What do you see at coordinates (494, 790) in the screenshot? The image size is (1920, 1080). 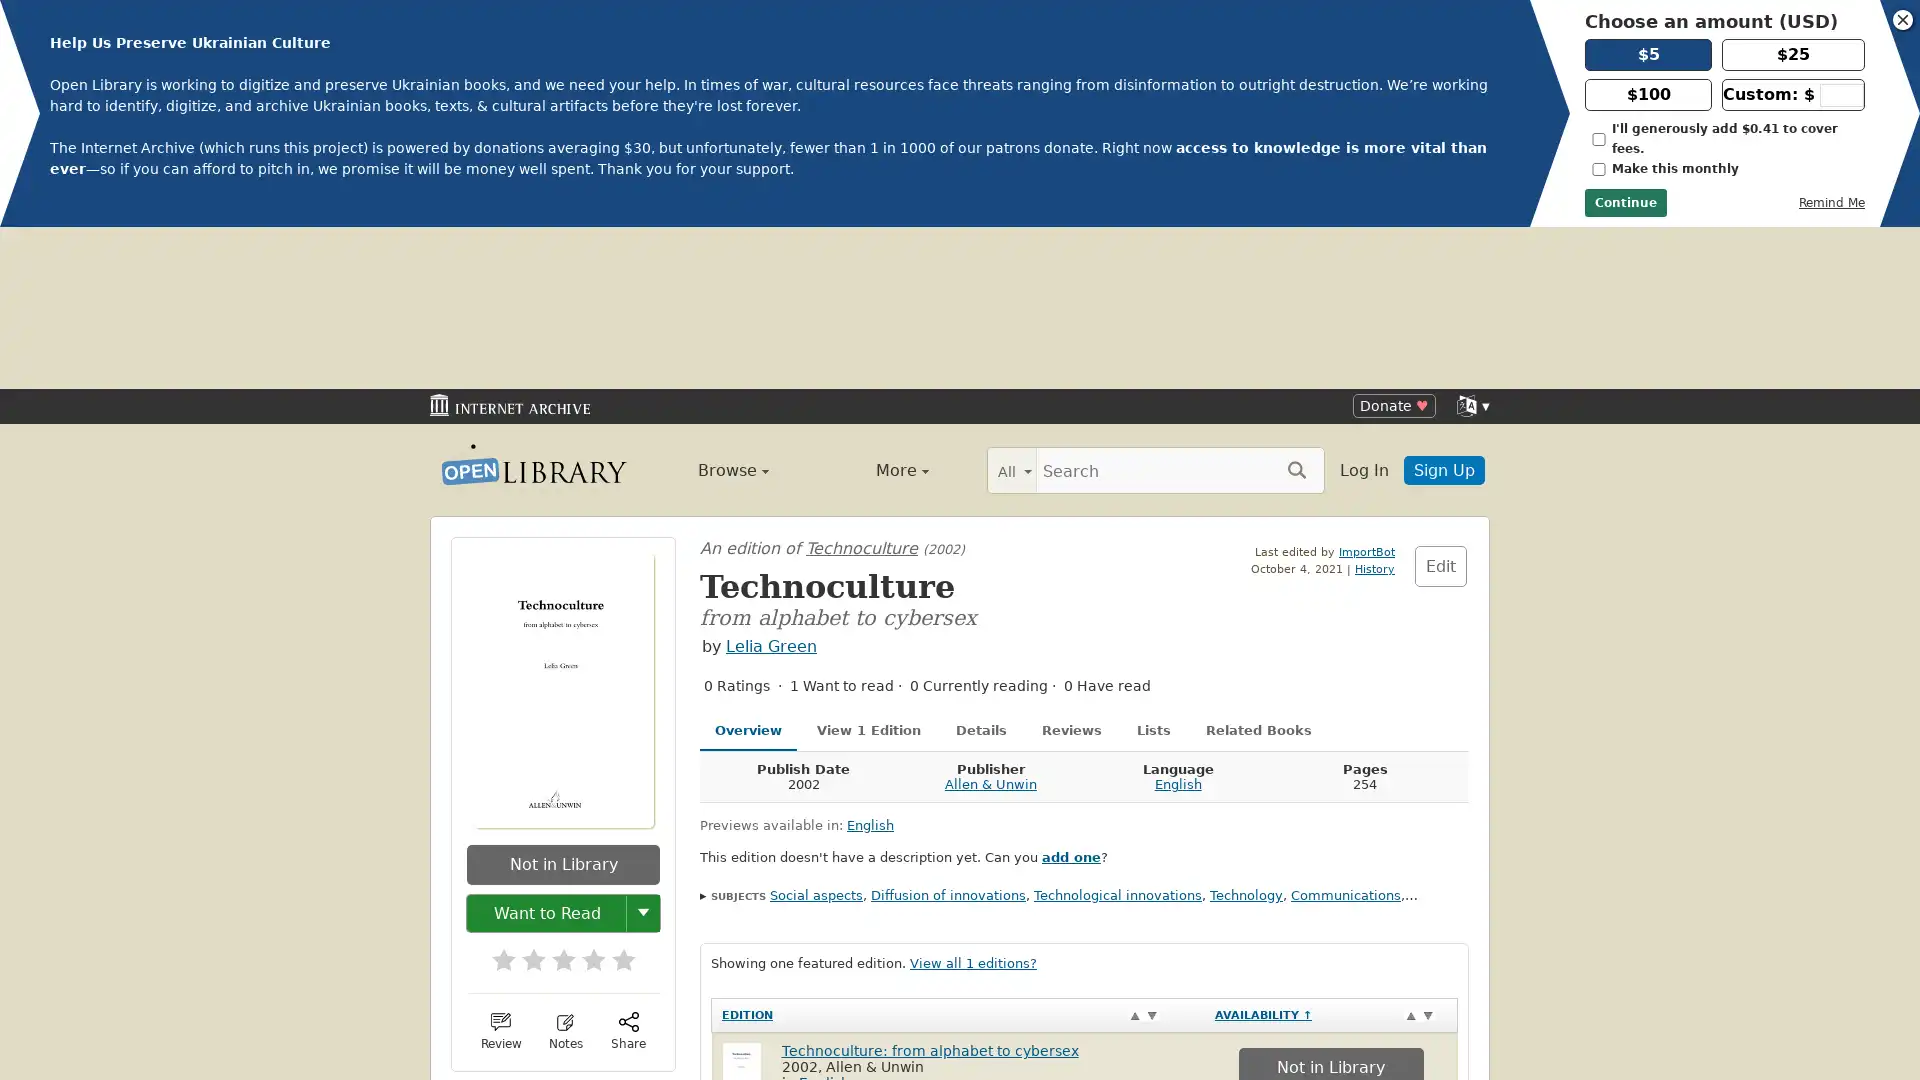 I see `1` at bounding box center [494, 790].